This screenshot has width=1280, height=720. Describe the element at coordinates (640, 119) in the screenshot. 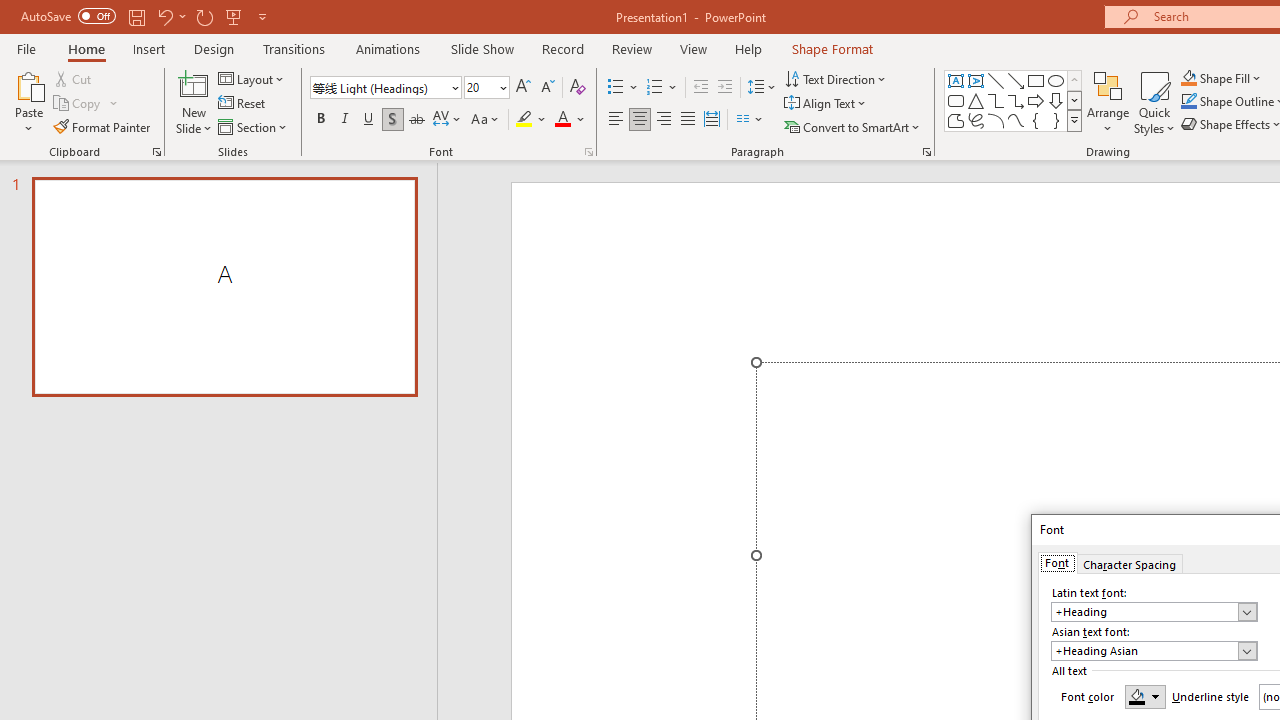

I see `'Center'` at that location.